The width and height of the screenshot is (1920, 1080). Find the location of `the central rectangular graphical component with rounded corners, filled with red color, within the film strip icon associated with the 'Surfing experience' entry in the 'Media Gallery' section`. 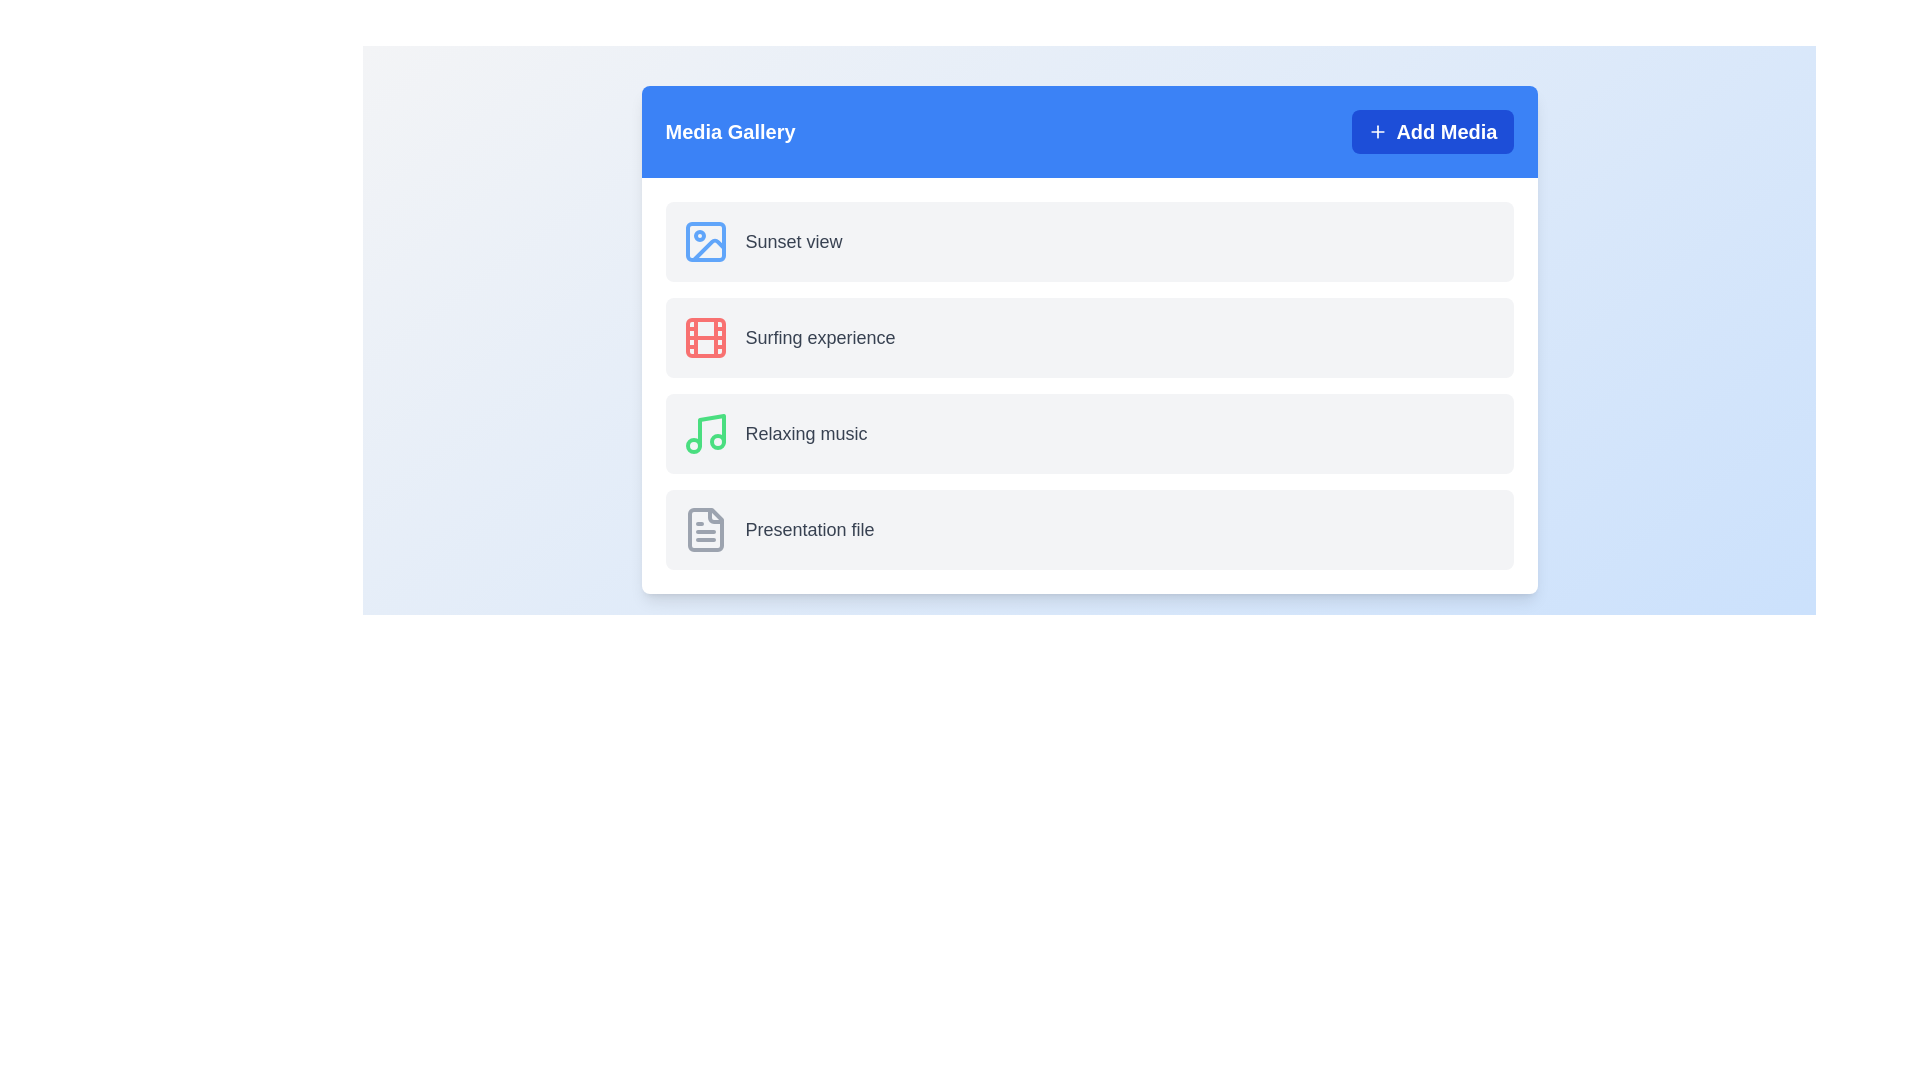

the central rectangular graphical component with rounded corners, filled with red color, within the film strip icon associated with the 'Surfing experience' entry in the 'Media Gallery' section is located at coordinates (705, 337).